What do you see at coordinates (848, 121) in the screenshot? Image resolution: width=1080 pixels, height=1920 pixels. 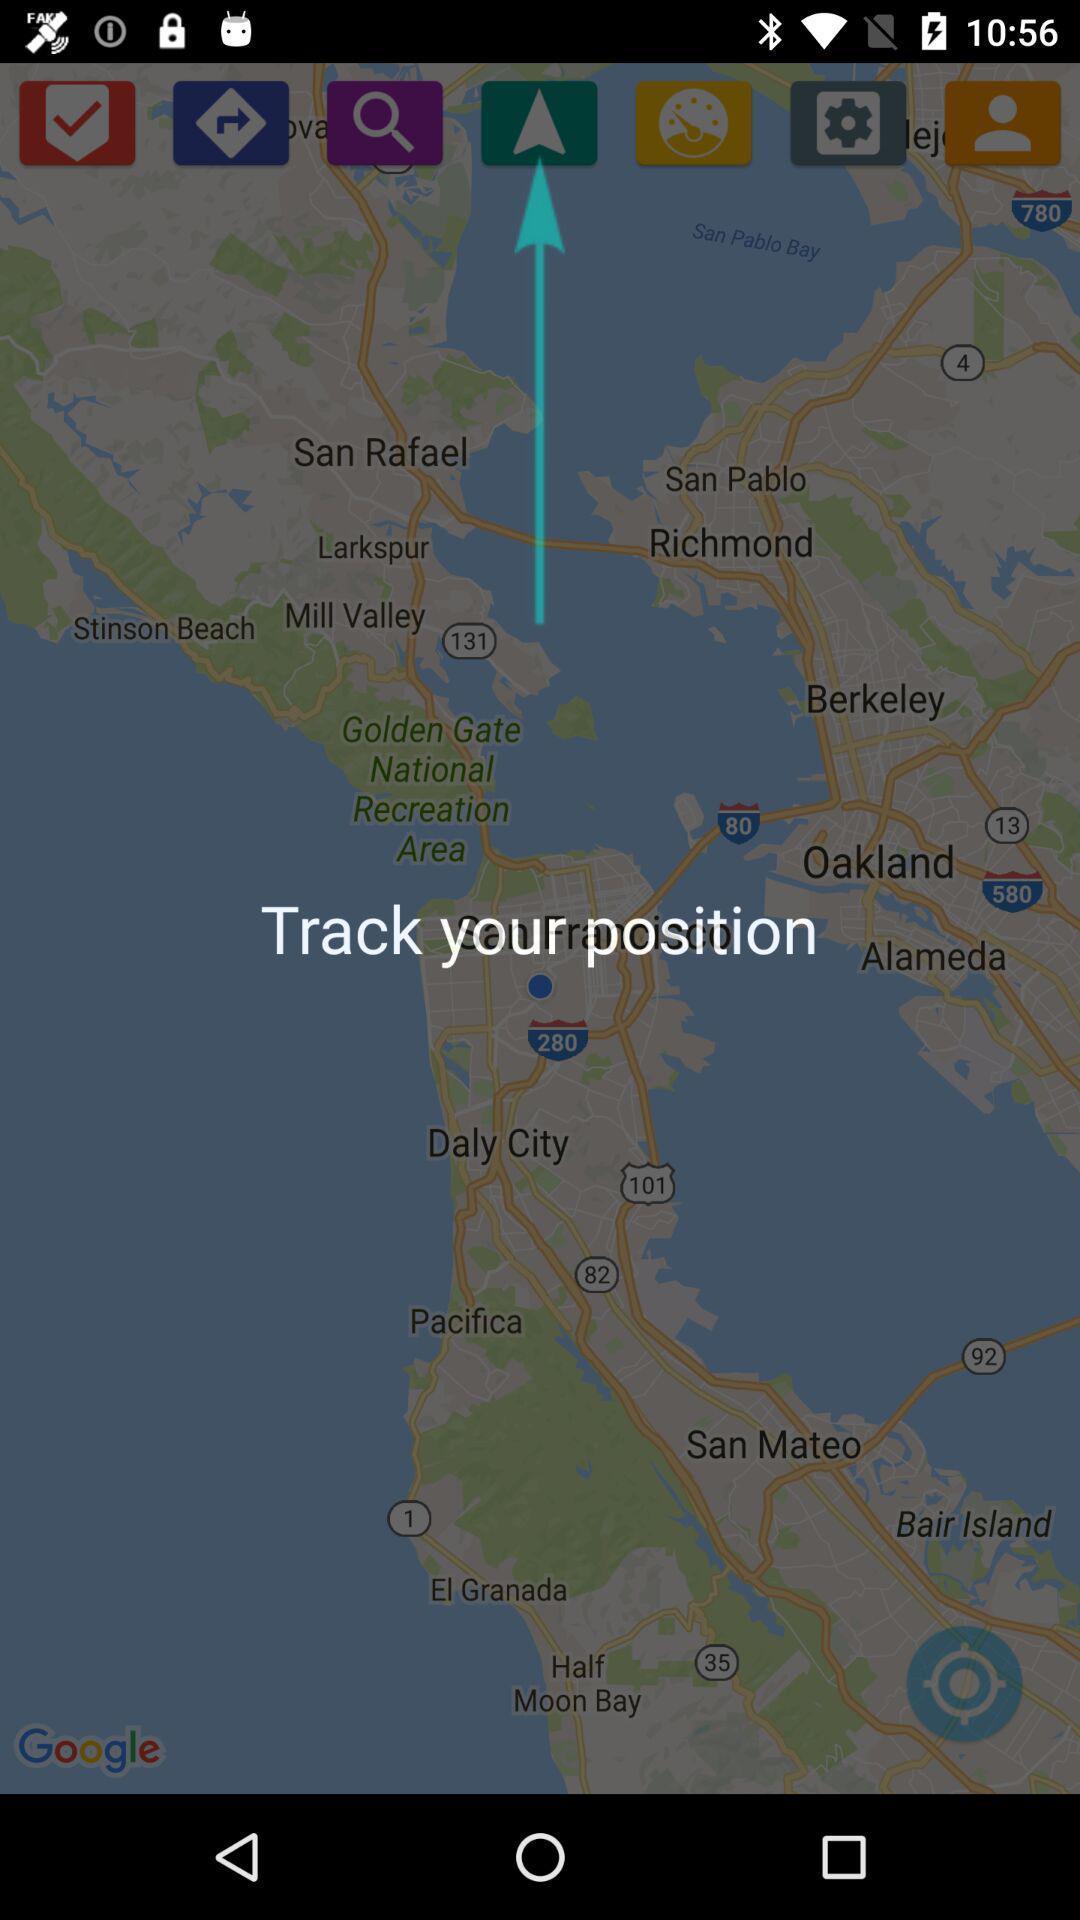 I see `settings` at bounding box center [848, 121].